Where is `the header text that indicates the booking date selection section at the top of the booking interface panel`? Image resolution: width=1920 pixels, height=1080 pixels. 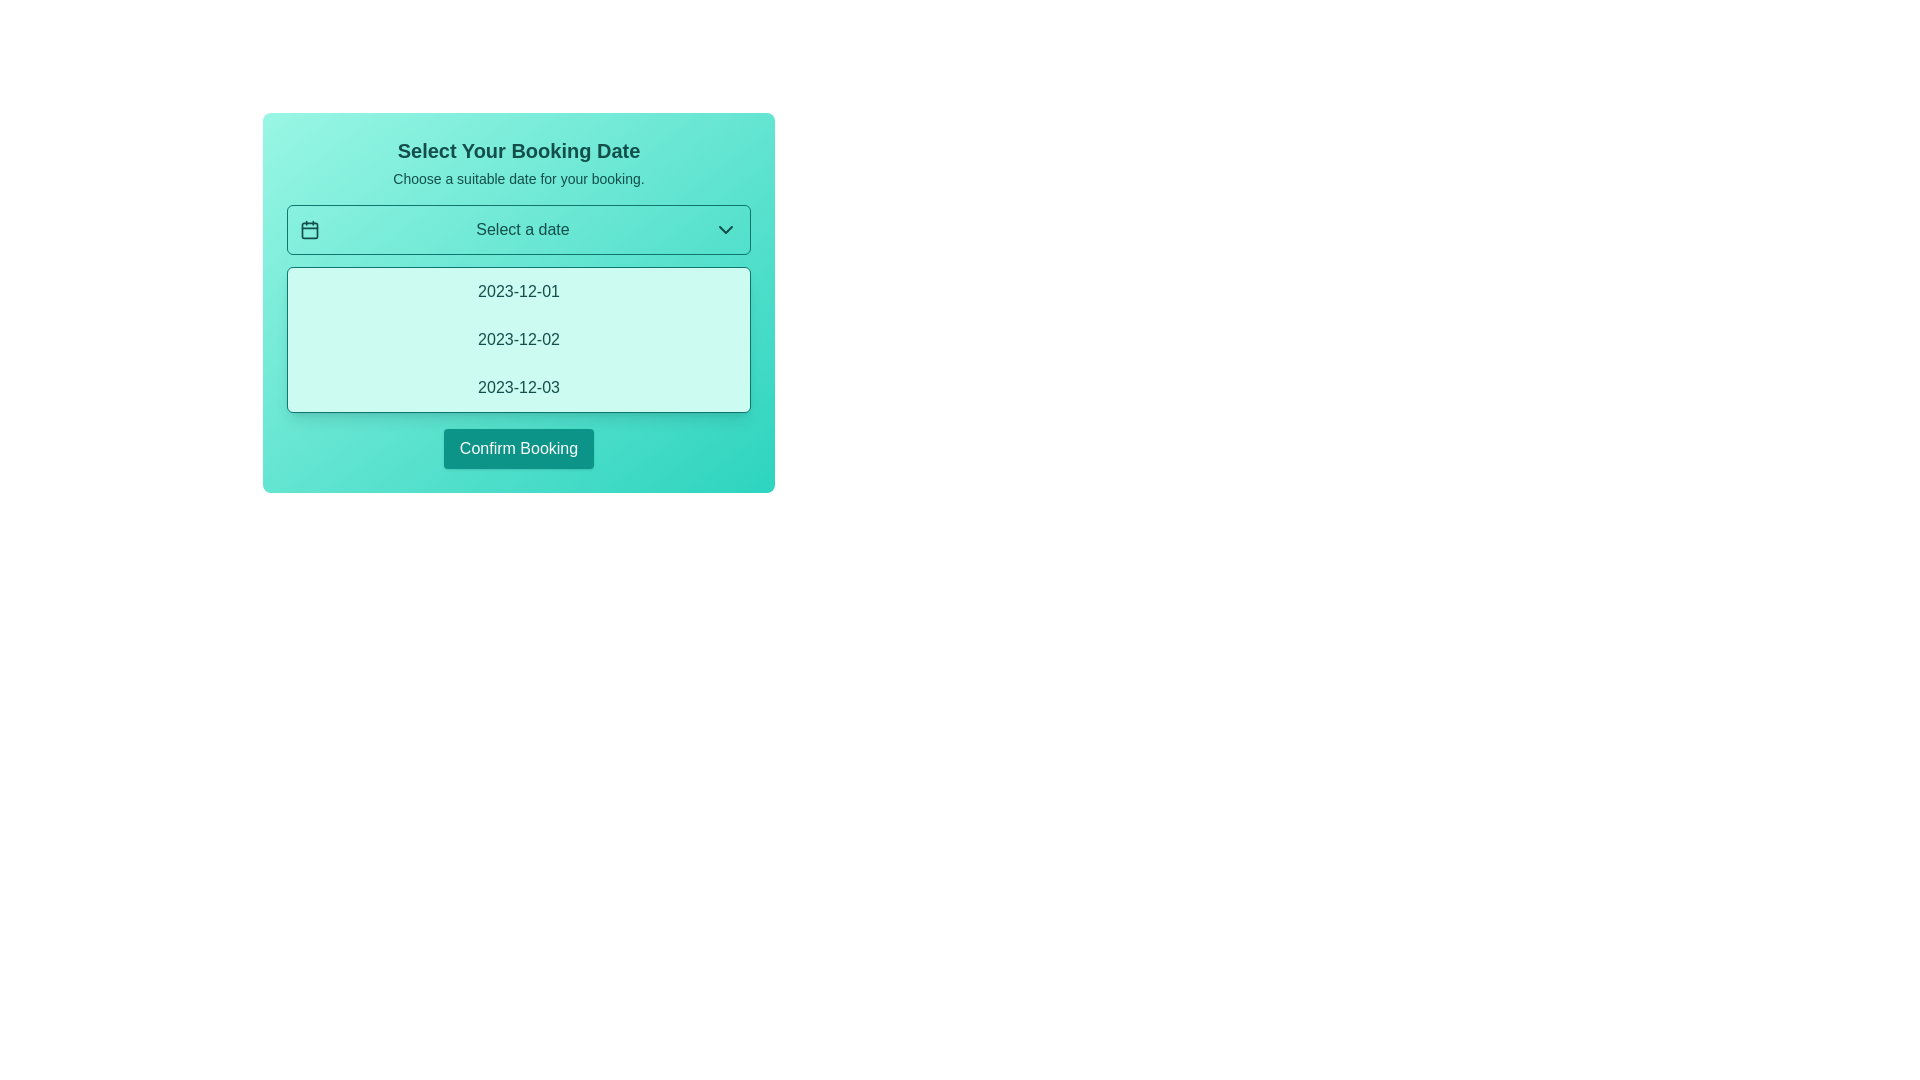
the header text that indicates the booking date selection section at the top of the booking interface panel is located at coordinates (518, 149).